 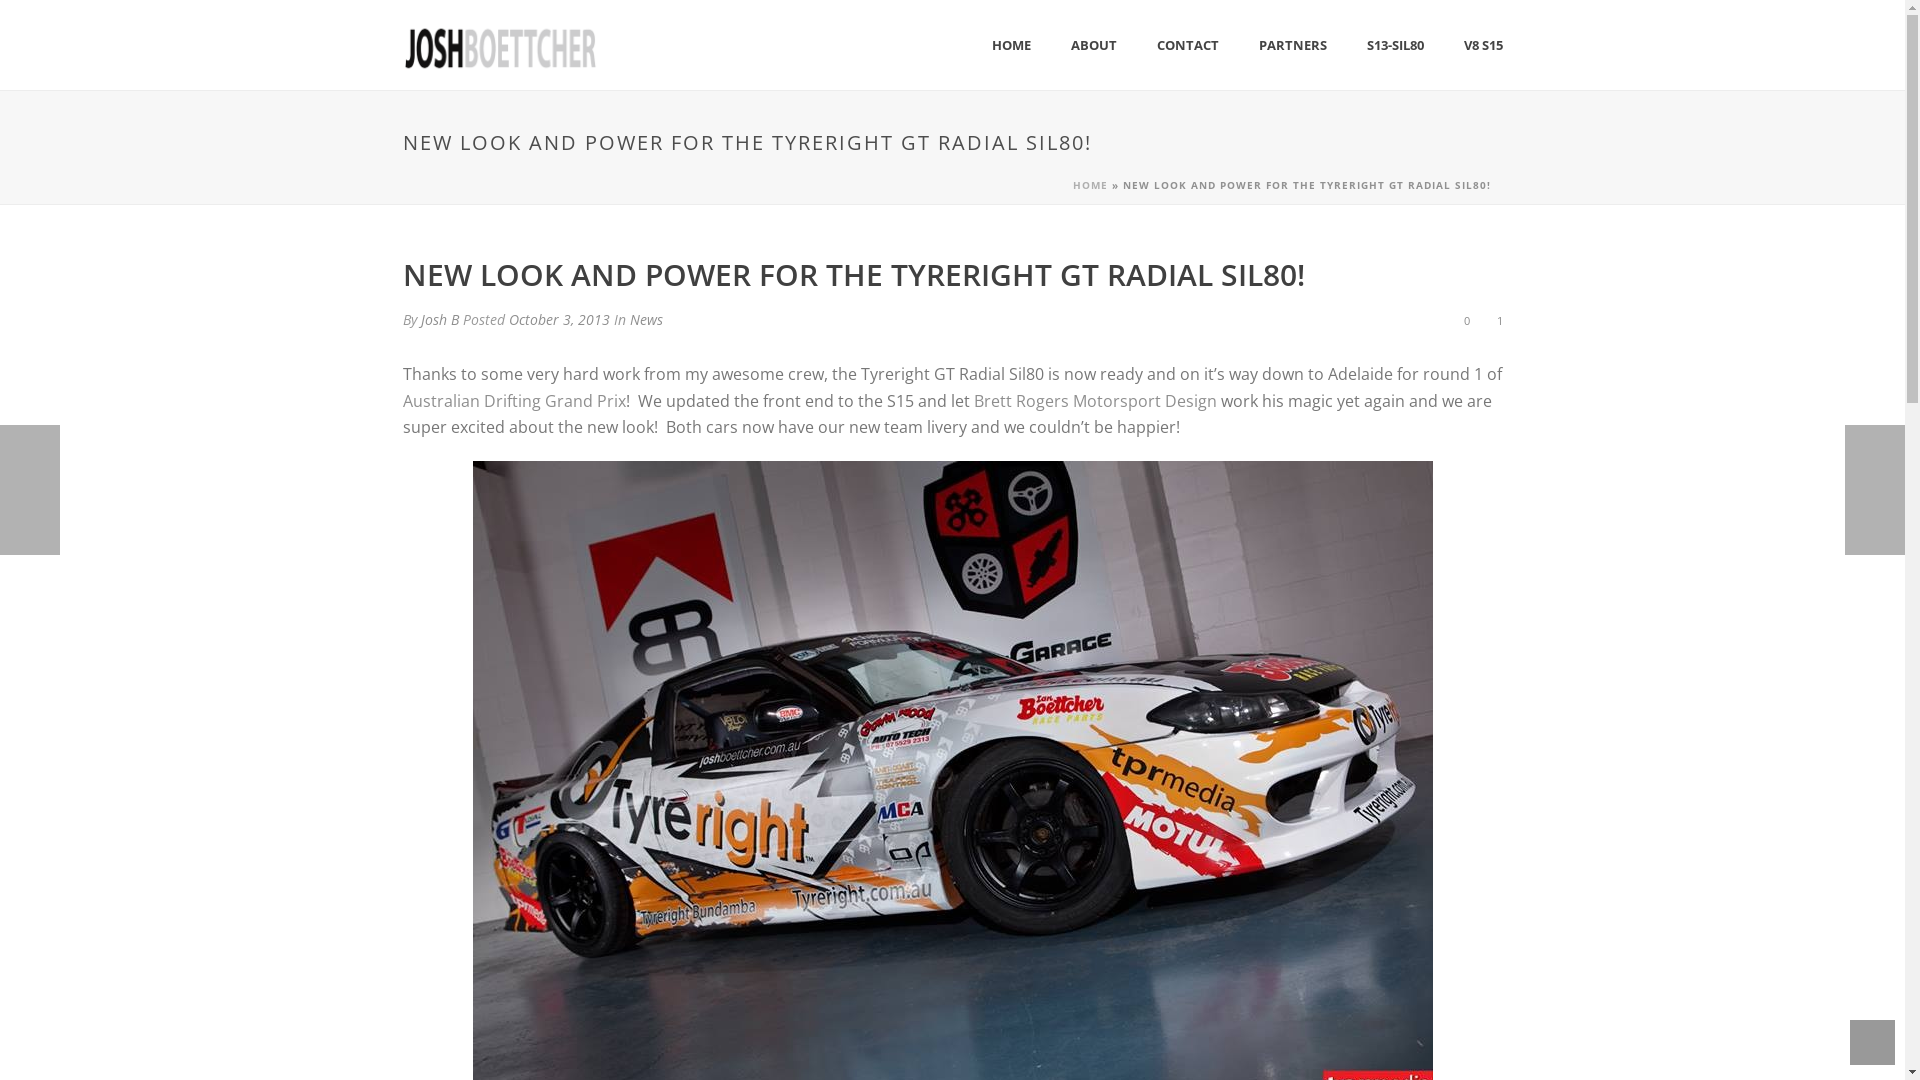 I want to click on 'ABOUT', so click(x=1092, y=45).